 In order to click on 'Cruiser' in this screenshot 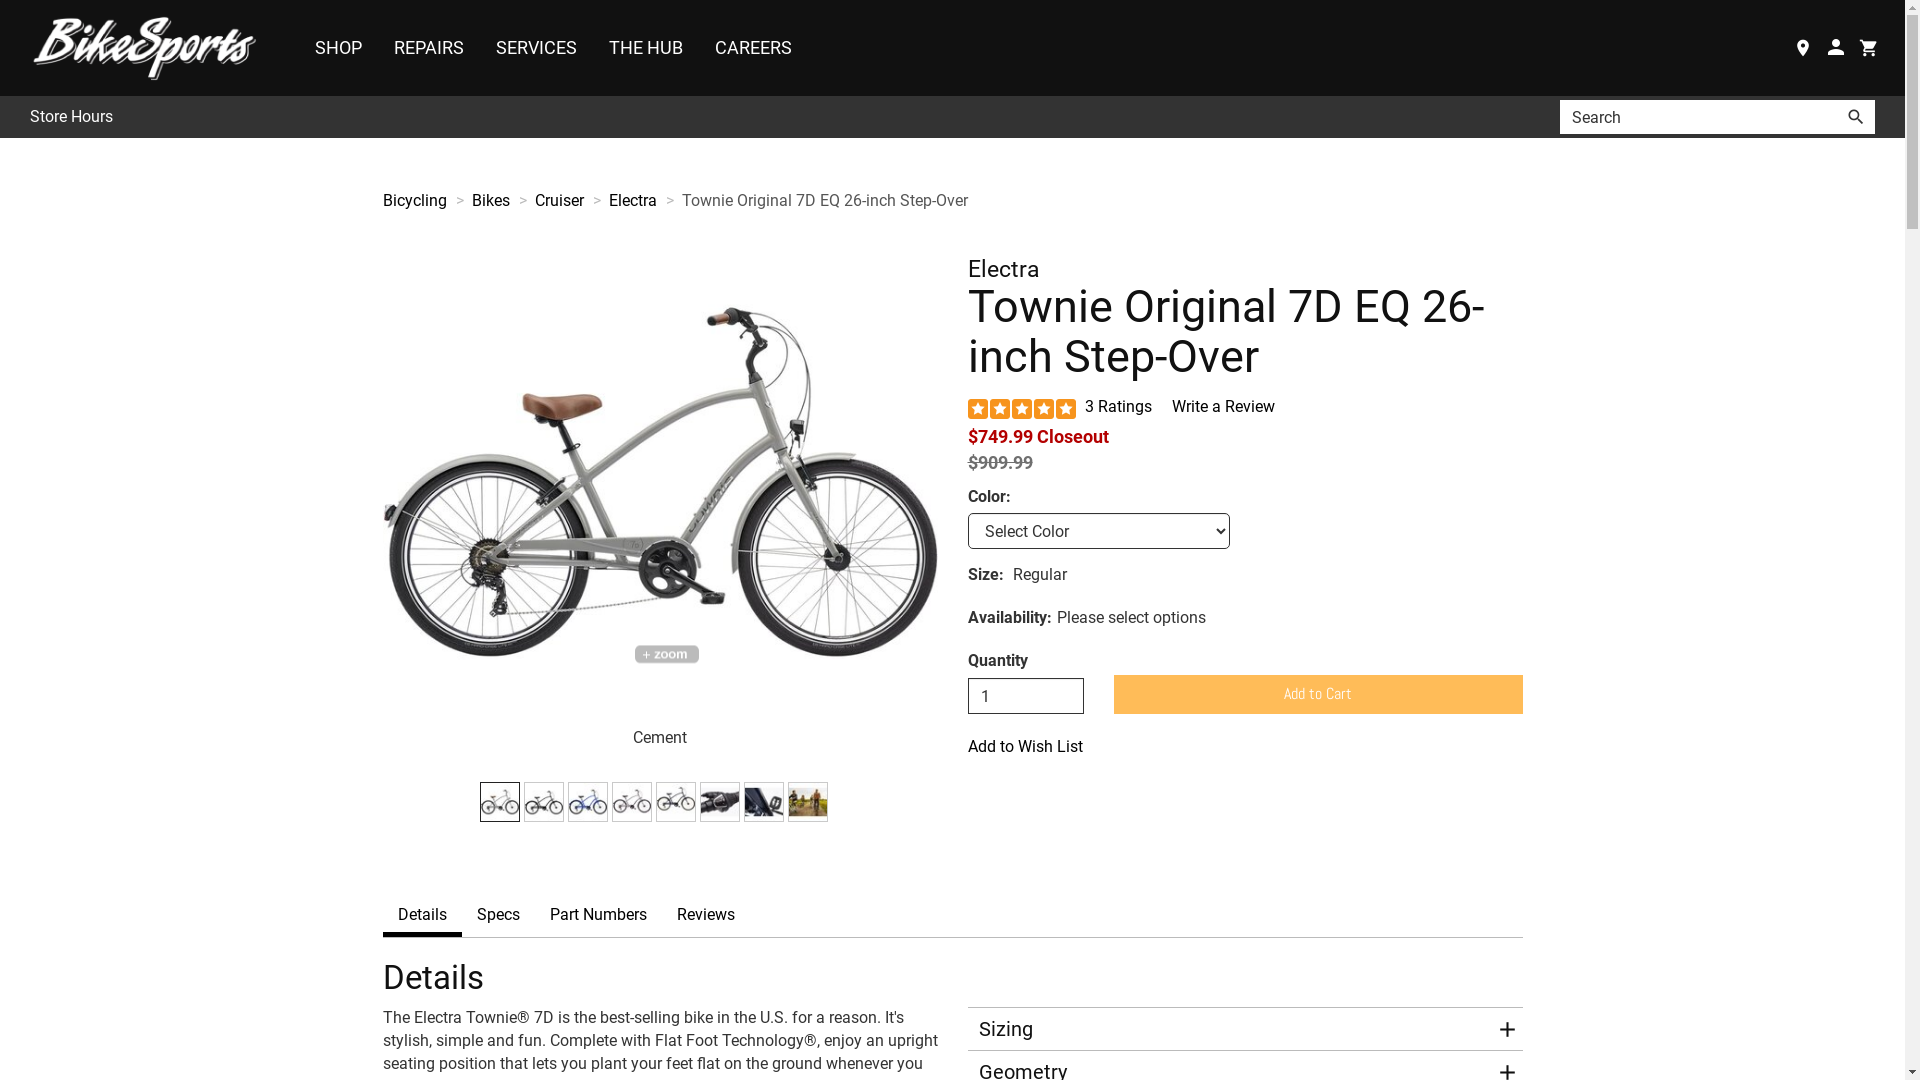, I will do `click(558, 200)`.